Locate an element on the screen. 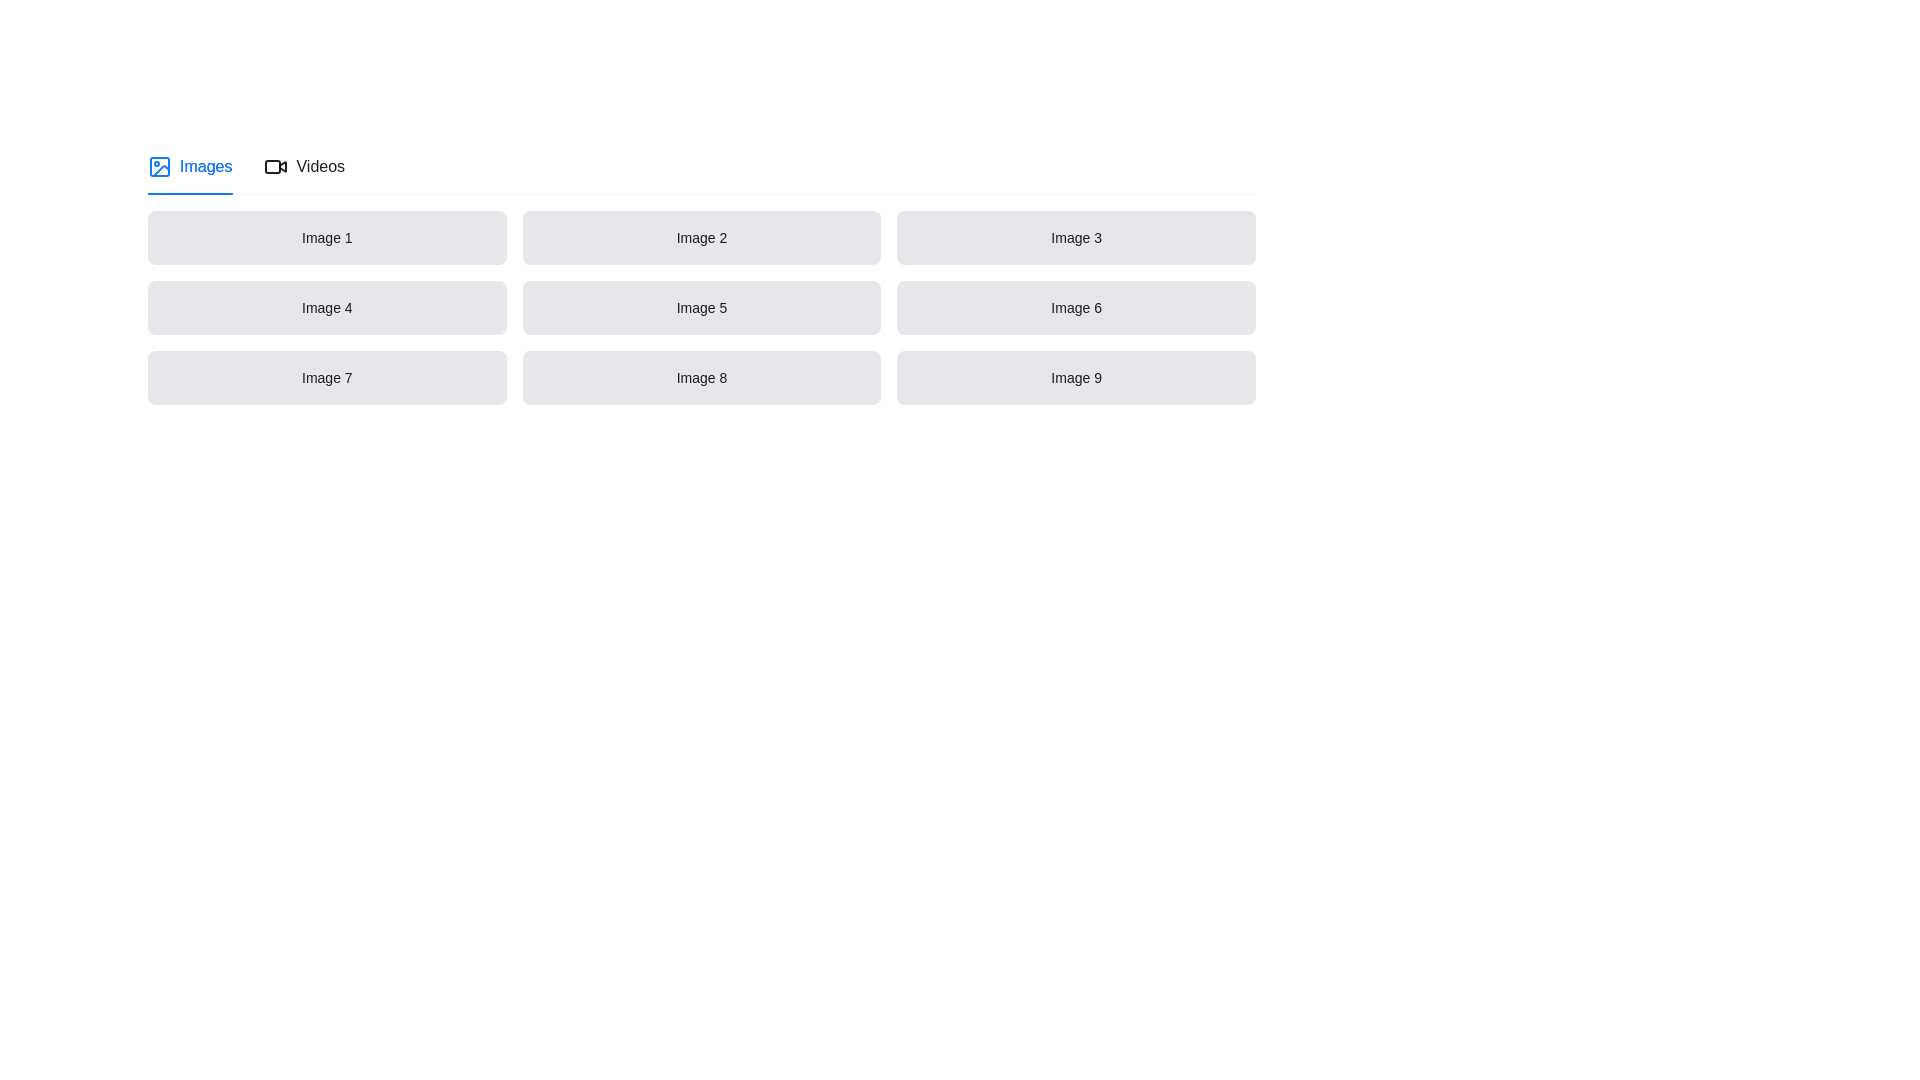 The height and width of the screenshot is (1080, 1920). the small square icon with a photograph depiction located at the leftmost side of the header section, positioned on the same row as the 'Images' and 'Videos' tabs is located at coordinates (158, 164).